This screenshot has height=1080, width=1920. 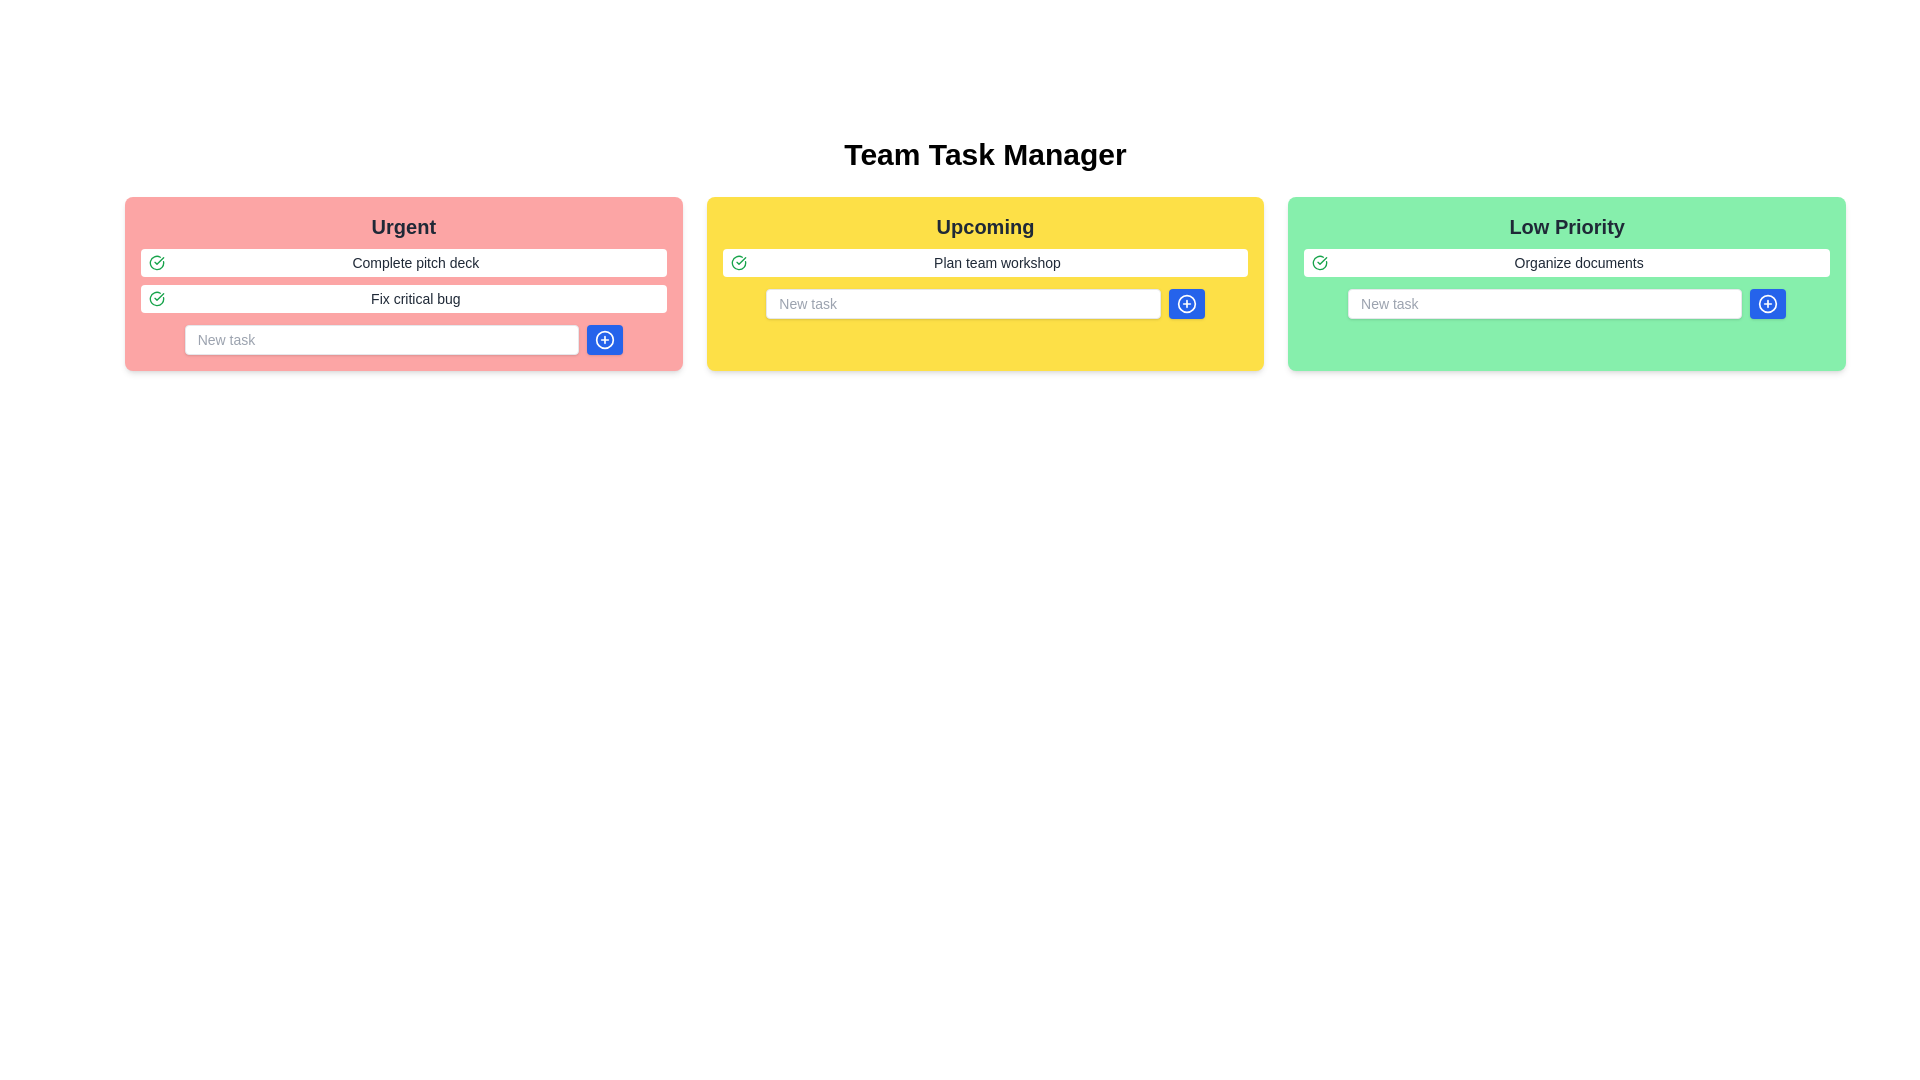 What do you see at coordinates (997, 261) in the screenshot?
I see `the static text label that reads 'Plan team workshop', which is centered in the 'Upcoming' card on the 'Team Task Manager' page, positioned above the 'New task' input field` at bounding box center [997, 261].